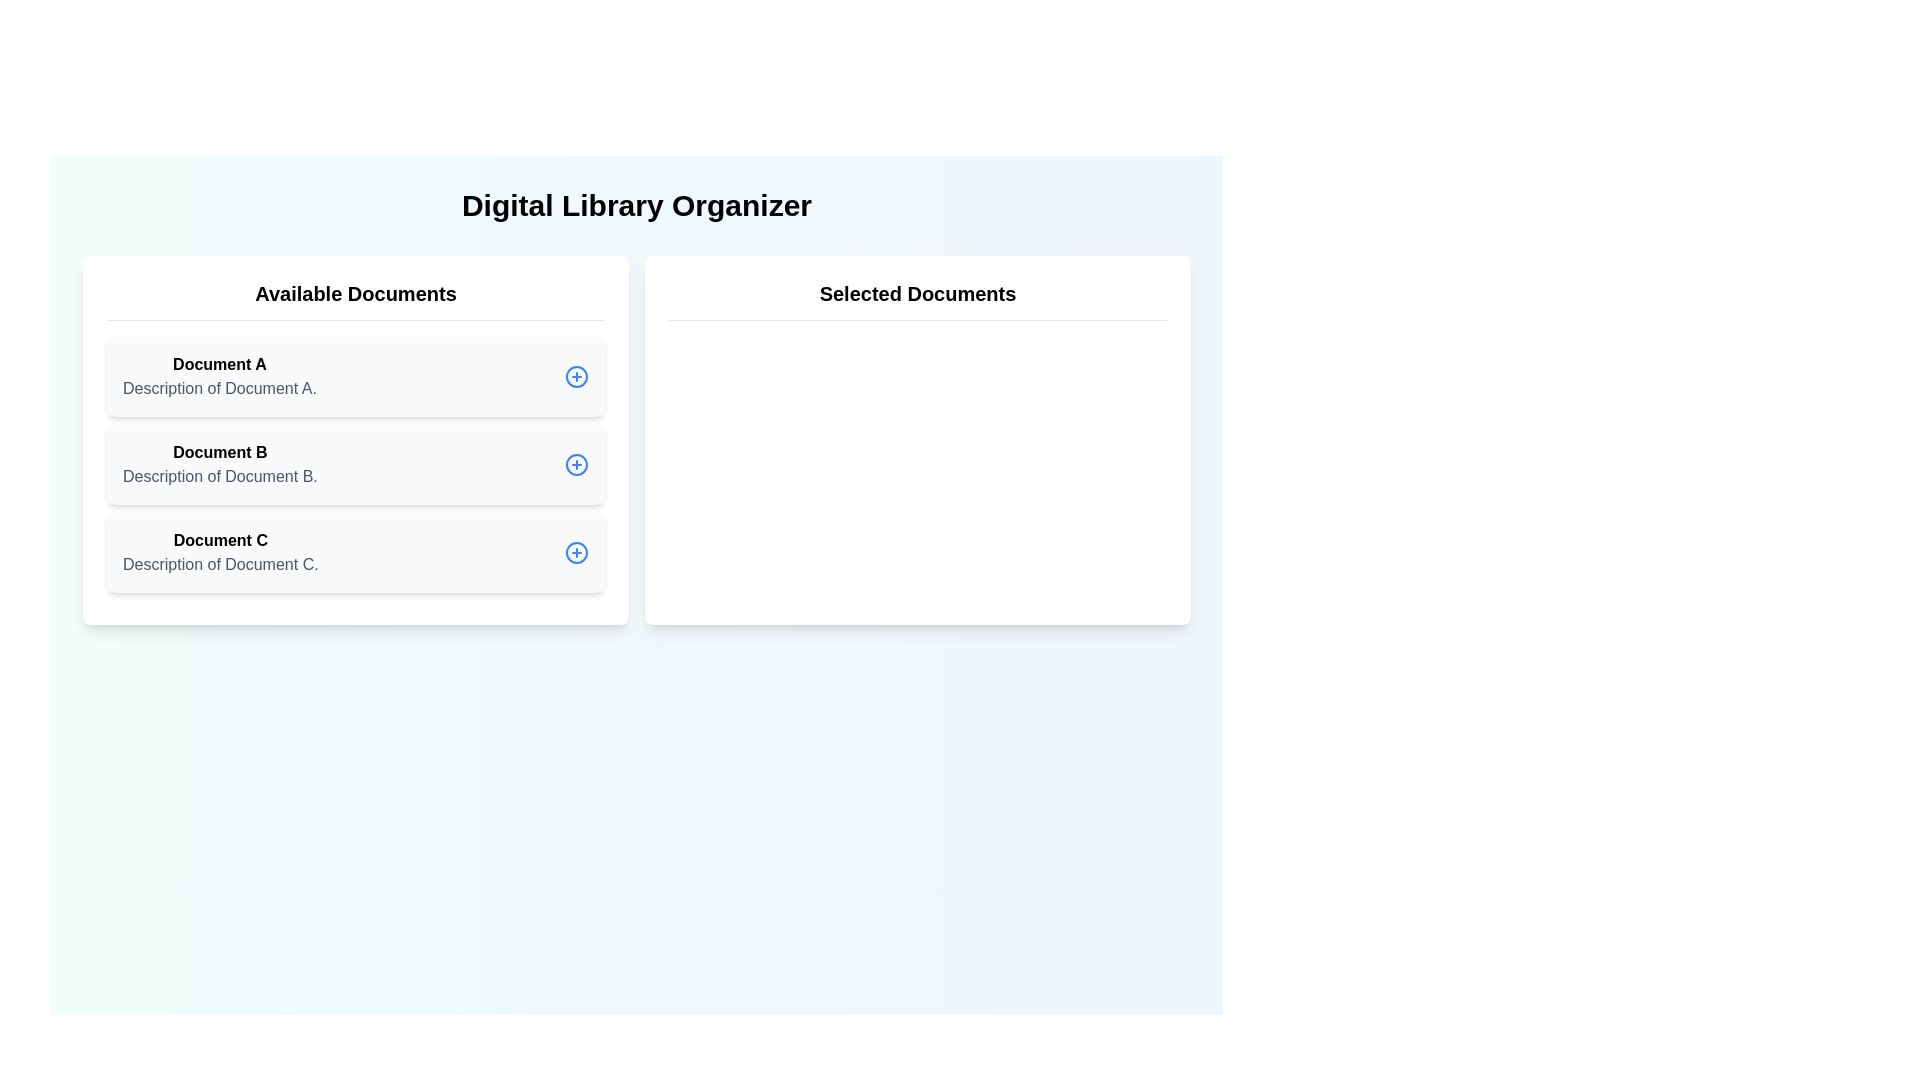 The height and width of the screenshot is (1080, 1920). What do you see at coordinates (220, 552) in the screenshot?
I see `the informational Text element that presents the name and description of 'Document C' located in the third row of the 'Available Documents' section` at bounding box center [220, 552].